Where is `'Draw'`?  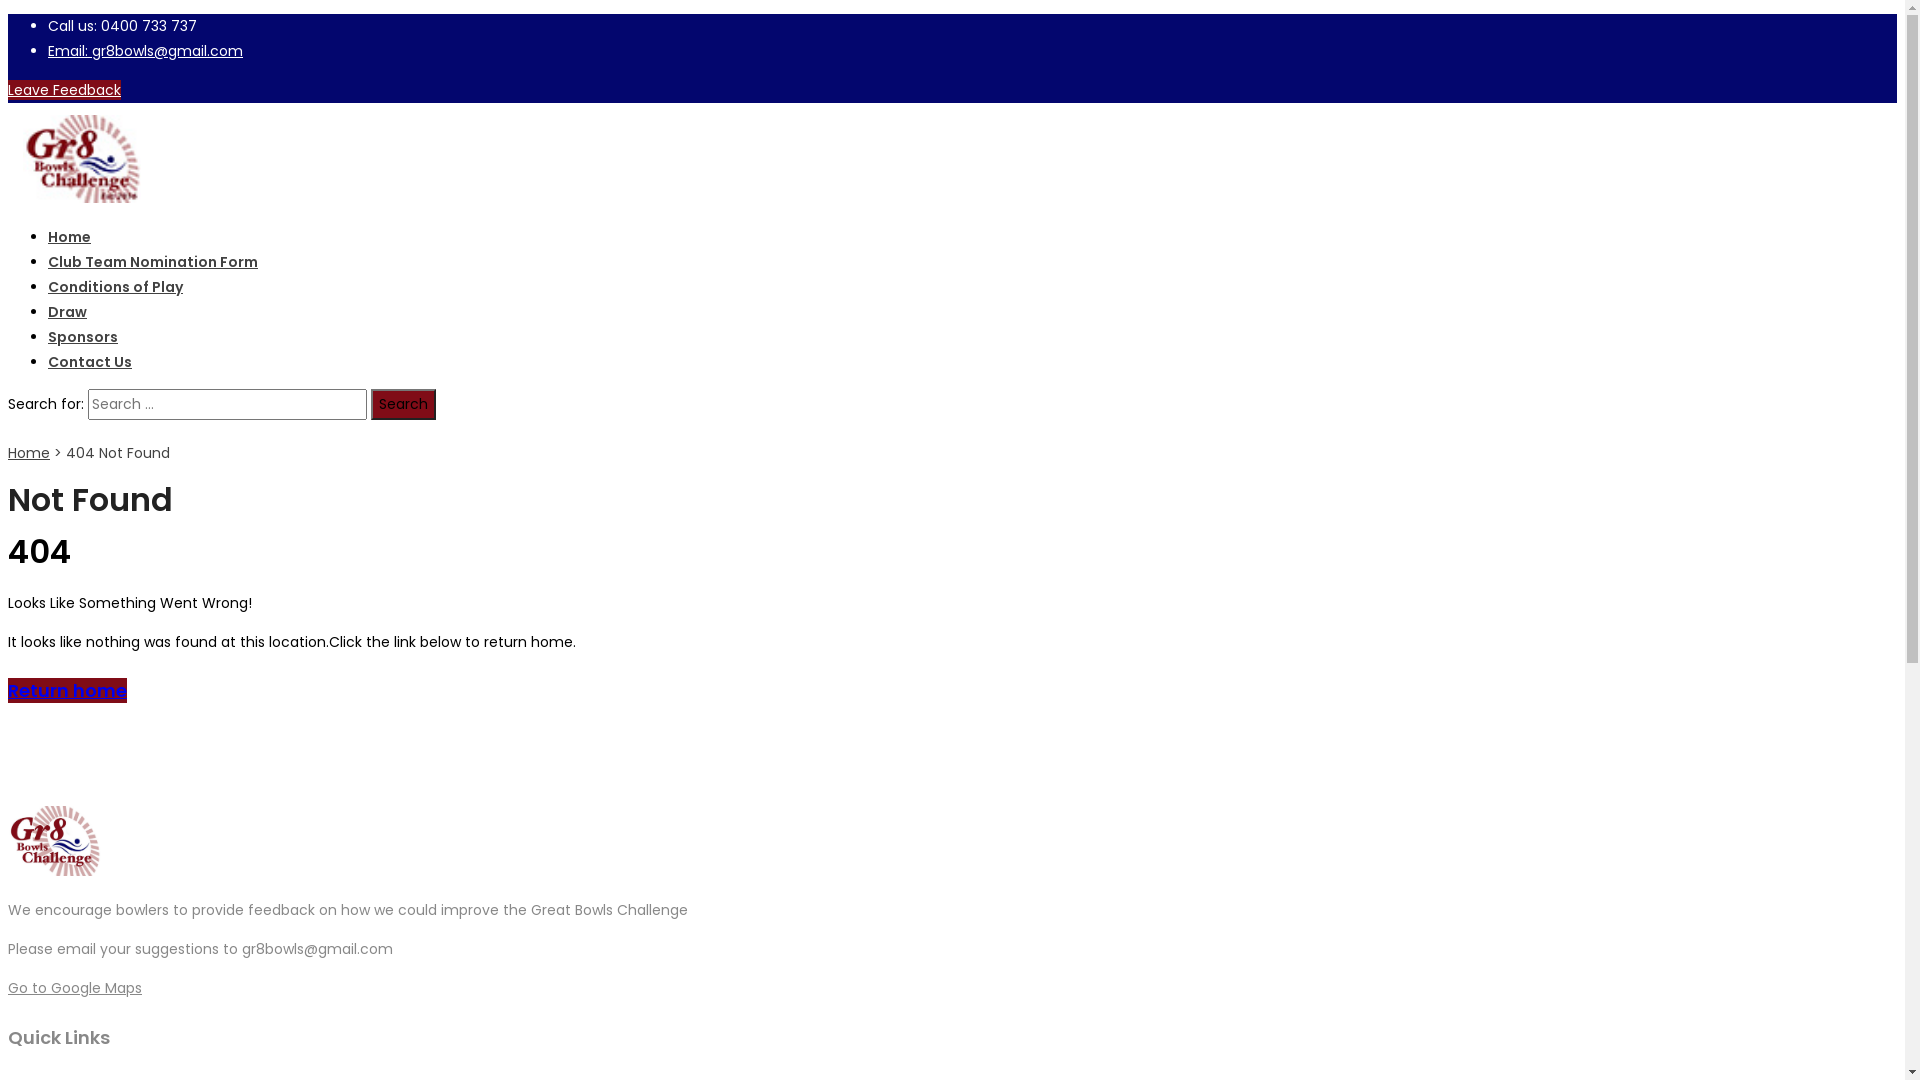
'Draw' is located at coordinates (67, 312).